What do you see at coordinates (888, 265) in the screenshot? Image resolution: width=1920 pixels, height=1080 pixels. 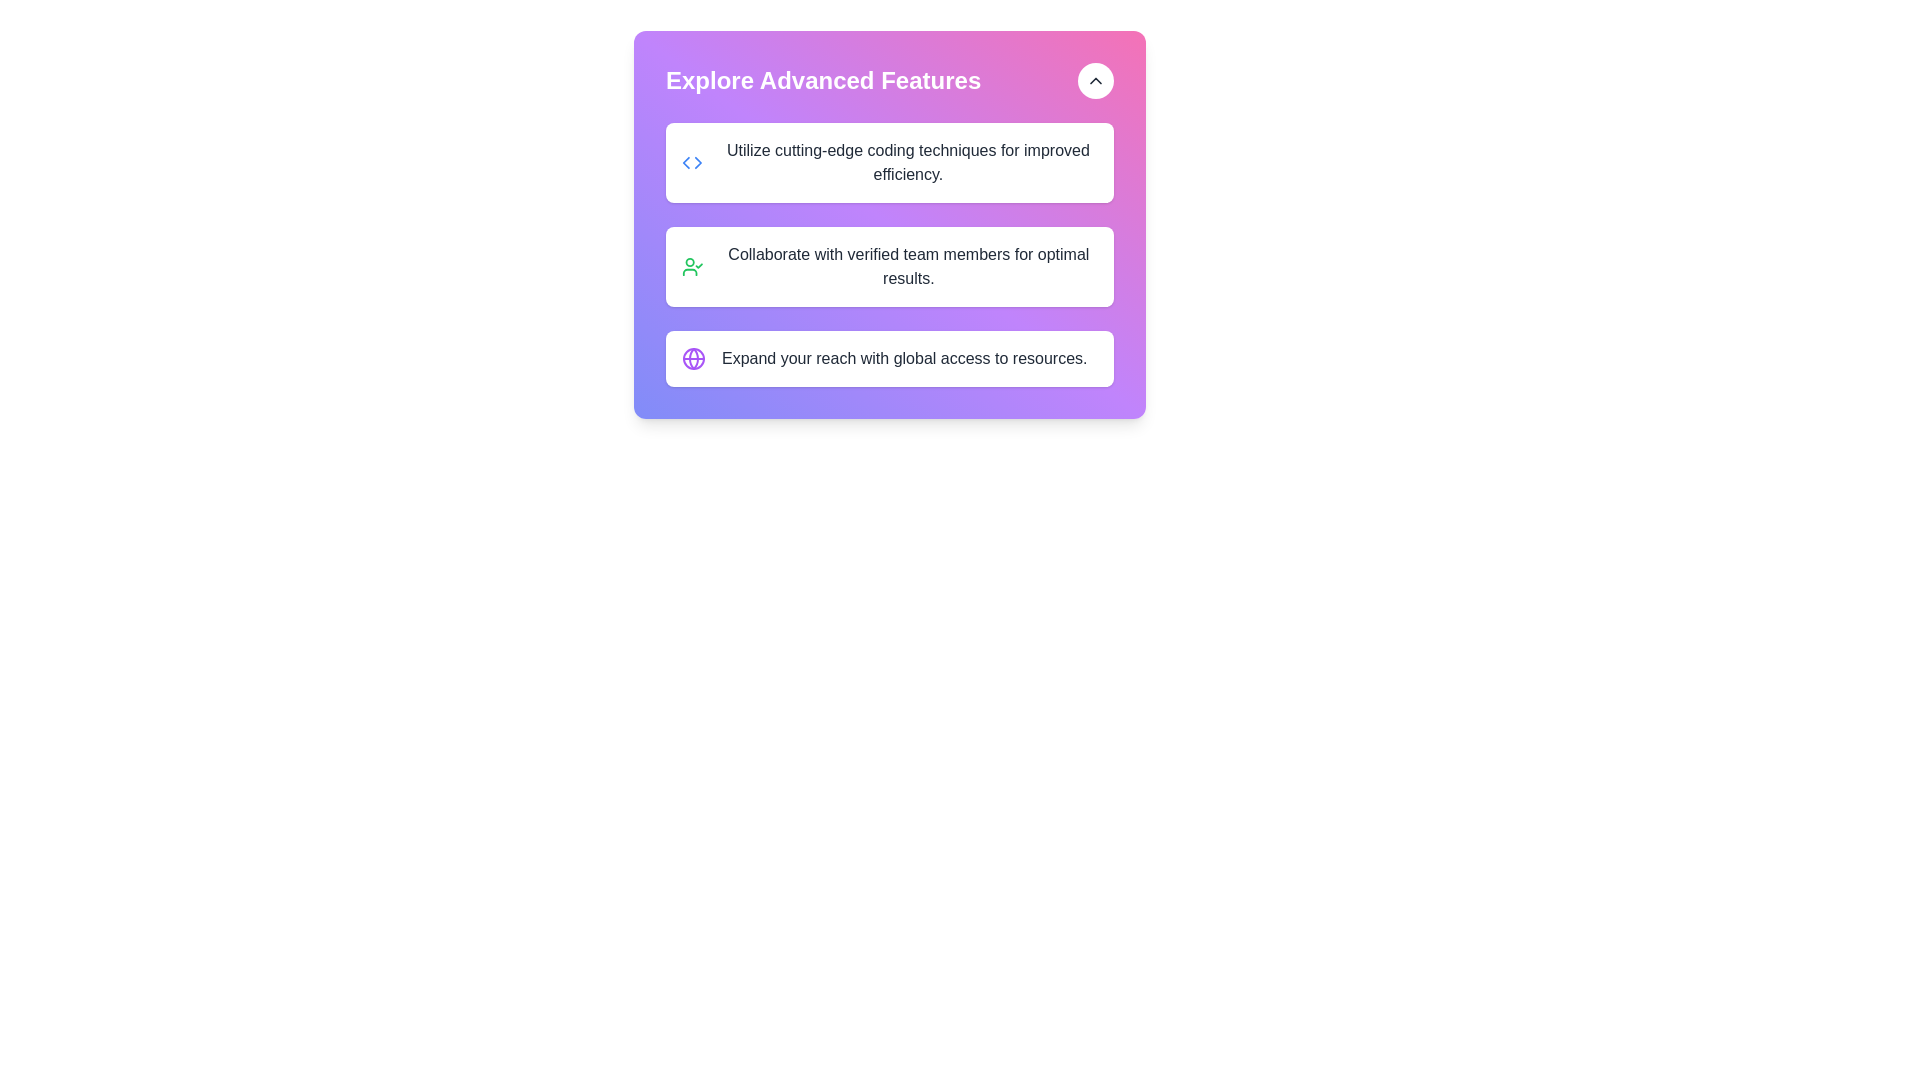 I see `information from the second card component in the 'Explore Advanced Features' section, which highlights collaboration with verified team members` at bounding box center [888, 265].